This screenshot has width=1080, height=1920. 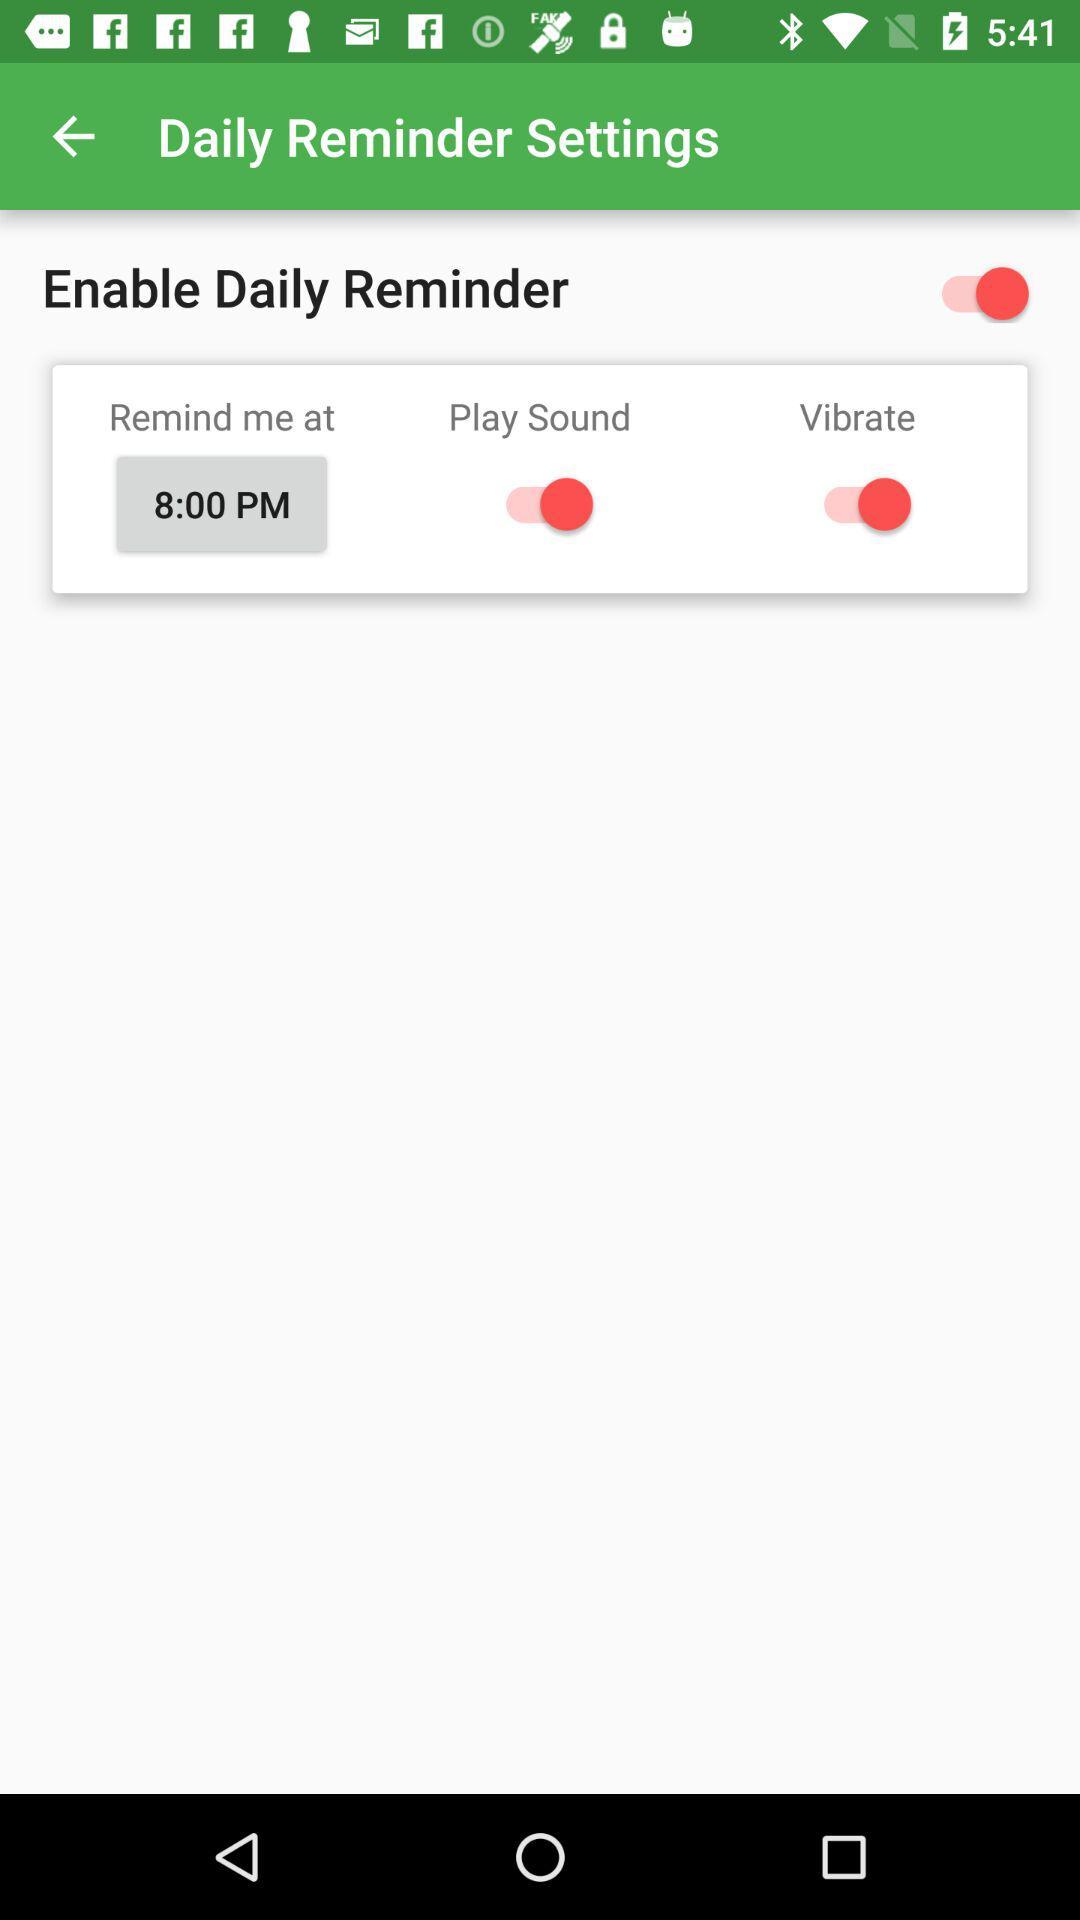 What do you see at coordinates (222, 504) in the screenshot?
I see `8:00 pm icon` at bounding box center [222, 504].